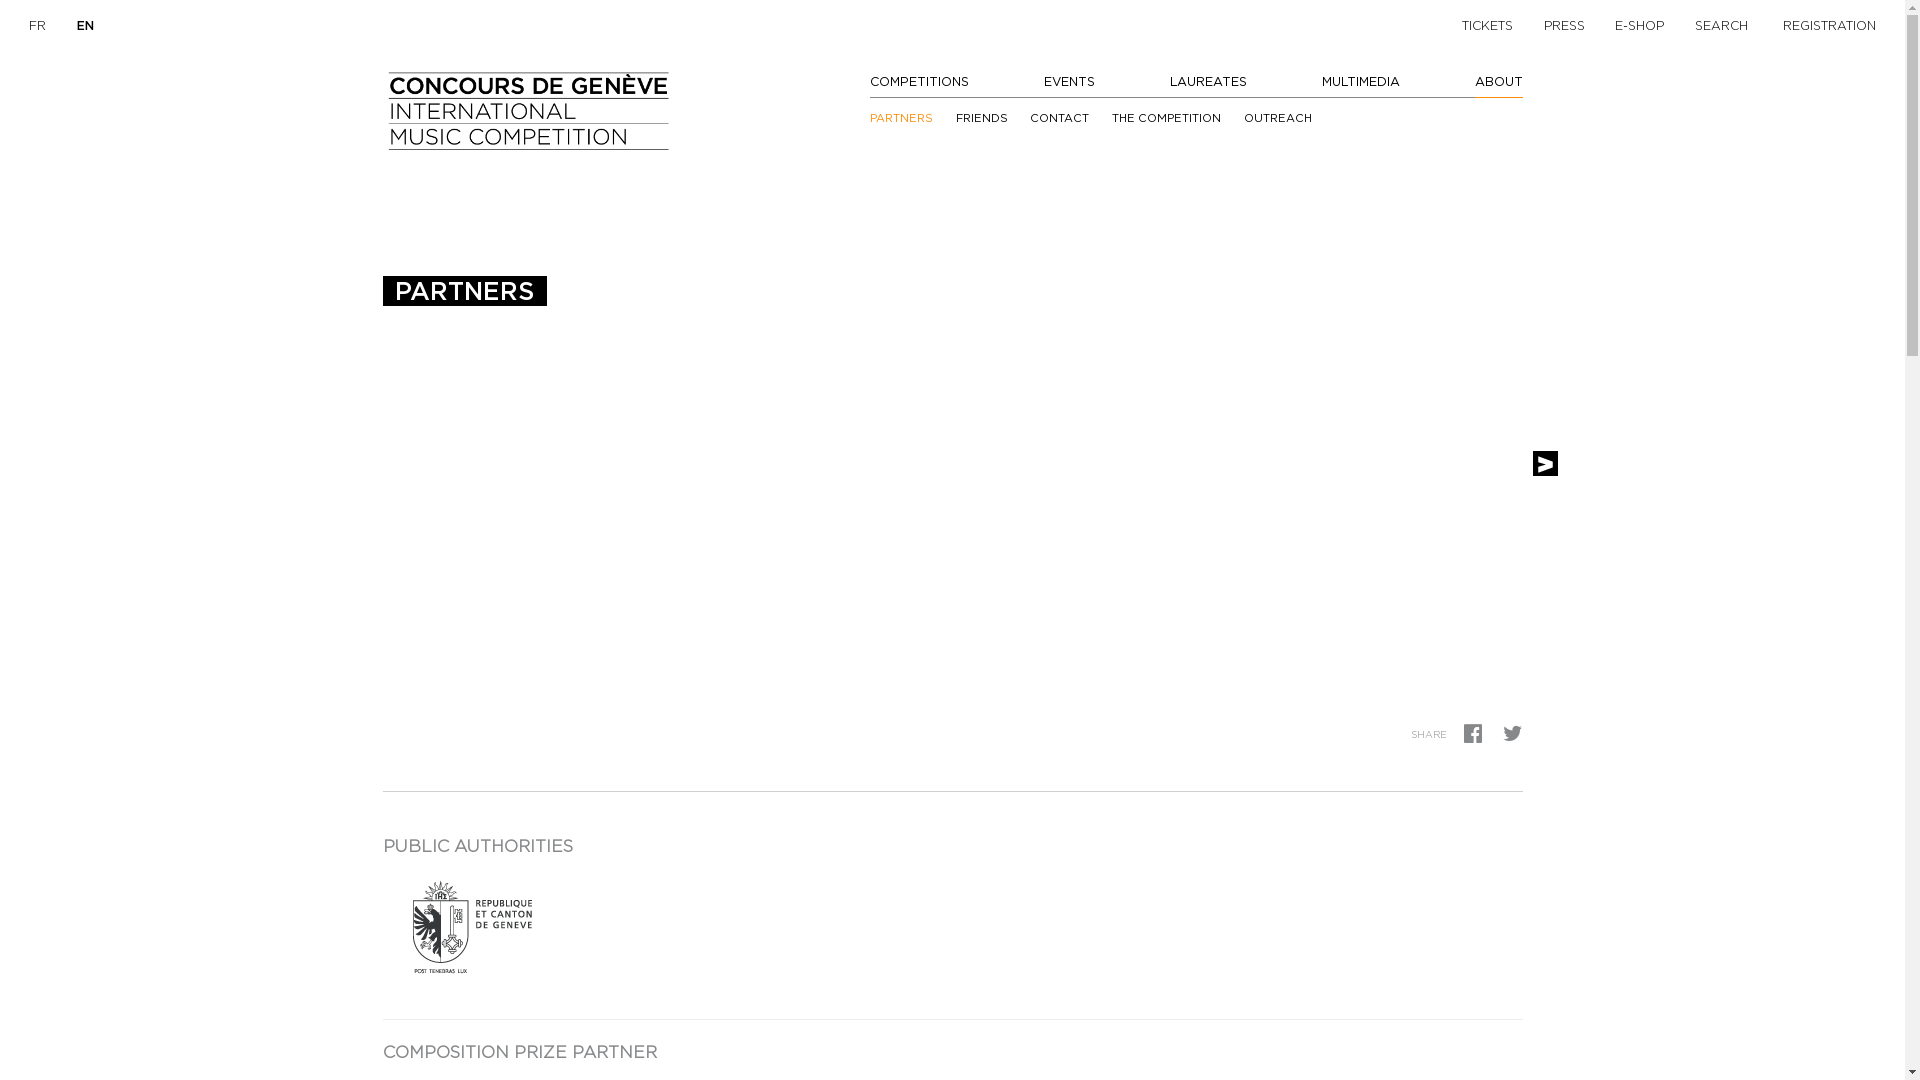 The width and height of the screenshot is (1920, 1080). What do you see at coordinates (1829, 25) in the screenshot?
I see `'REGISTRATION'` at bounding box center [1829, 25].